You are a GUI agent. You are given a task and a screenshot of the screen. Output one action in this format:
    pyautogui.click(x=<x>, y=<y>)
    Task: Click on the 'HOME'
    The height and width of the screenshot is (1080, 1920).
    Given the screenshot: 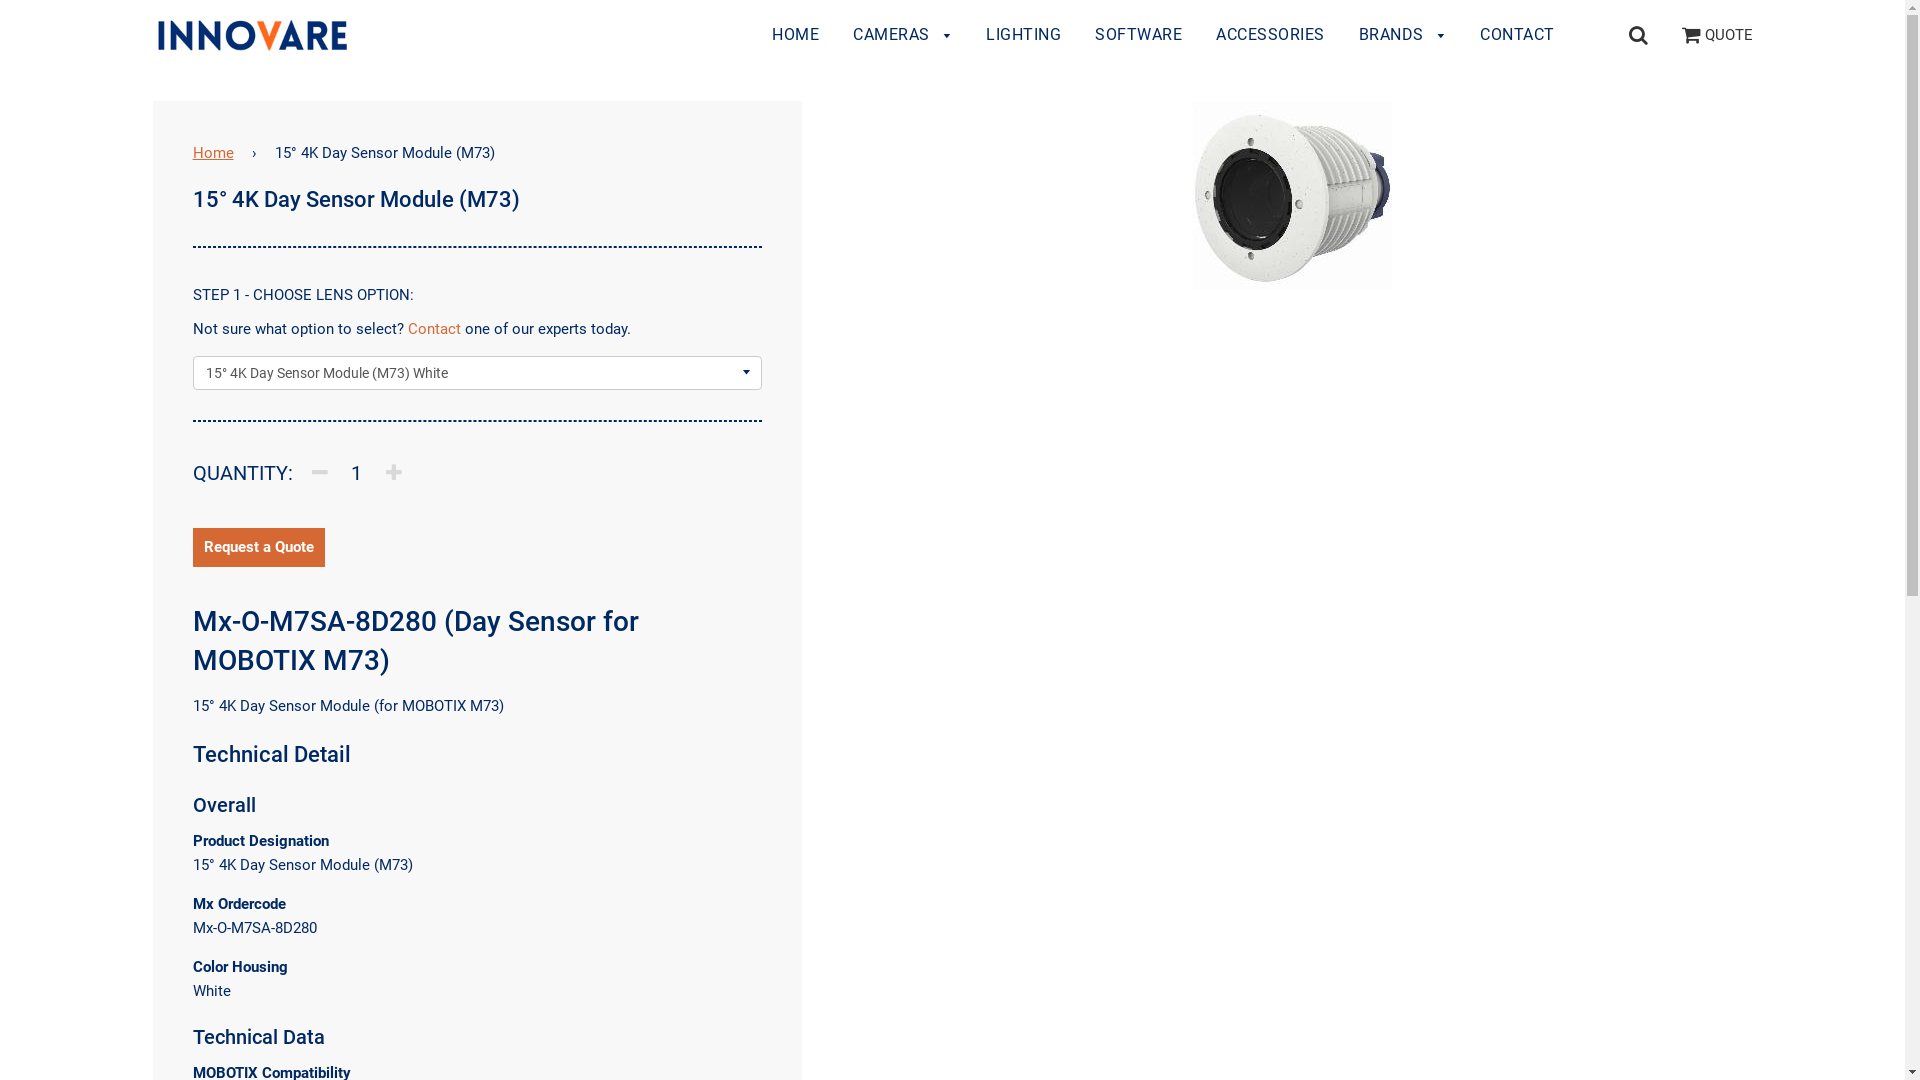 What is the action you would take?
    pyautogui.click(x=794, y=34)
    